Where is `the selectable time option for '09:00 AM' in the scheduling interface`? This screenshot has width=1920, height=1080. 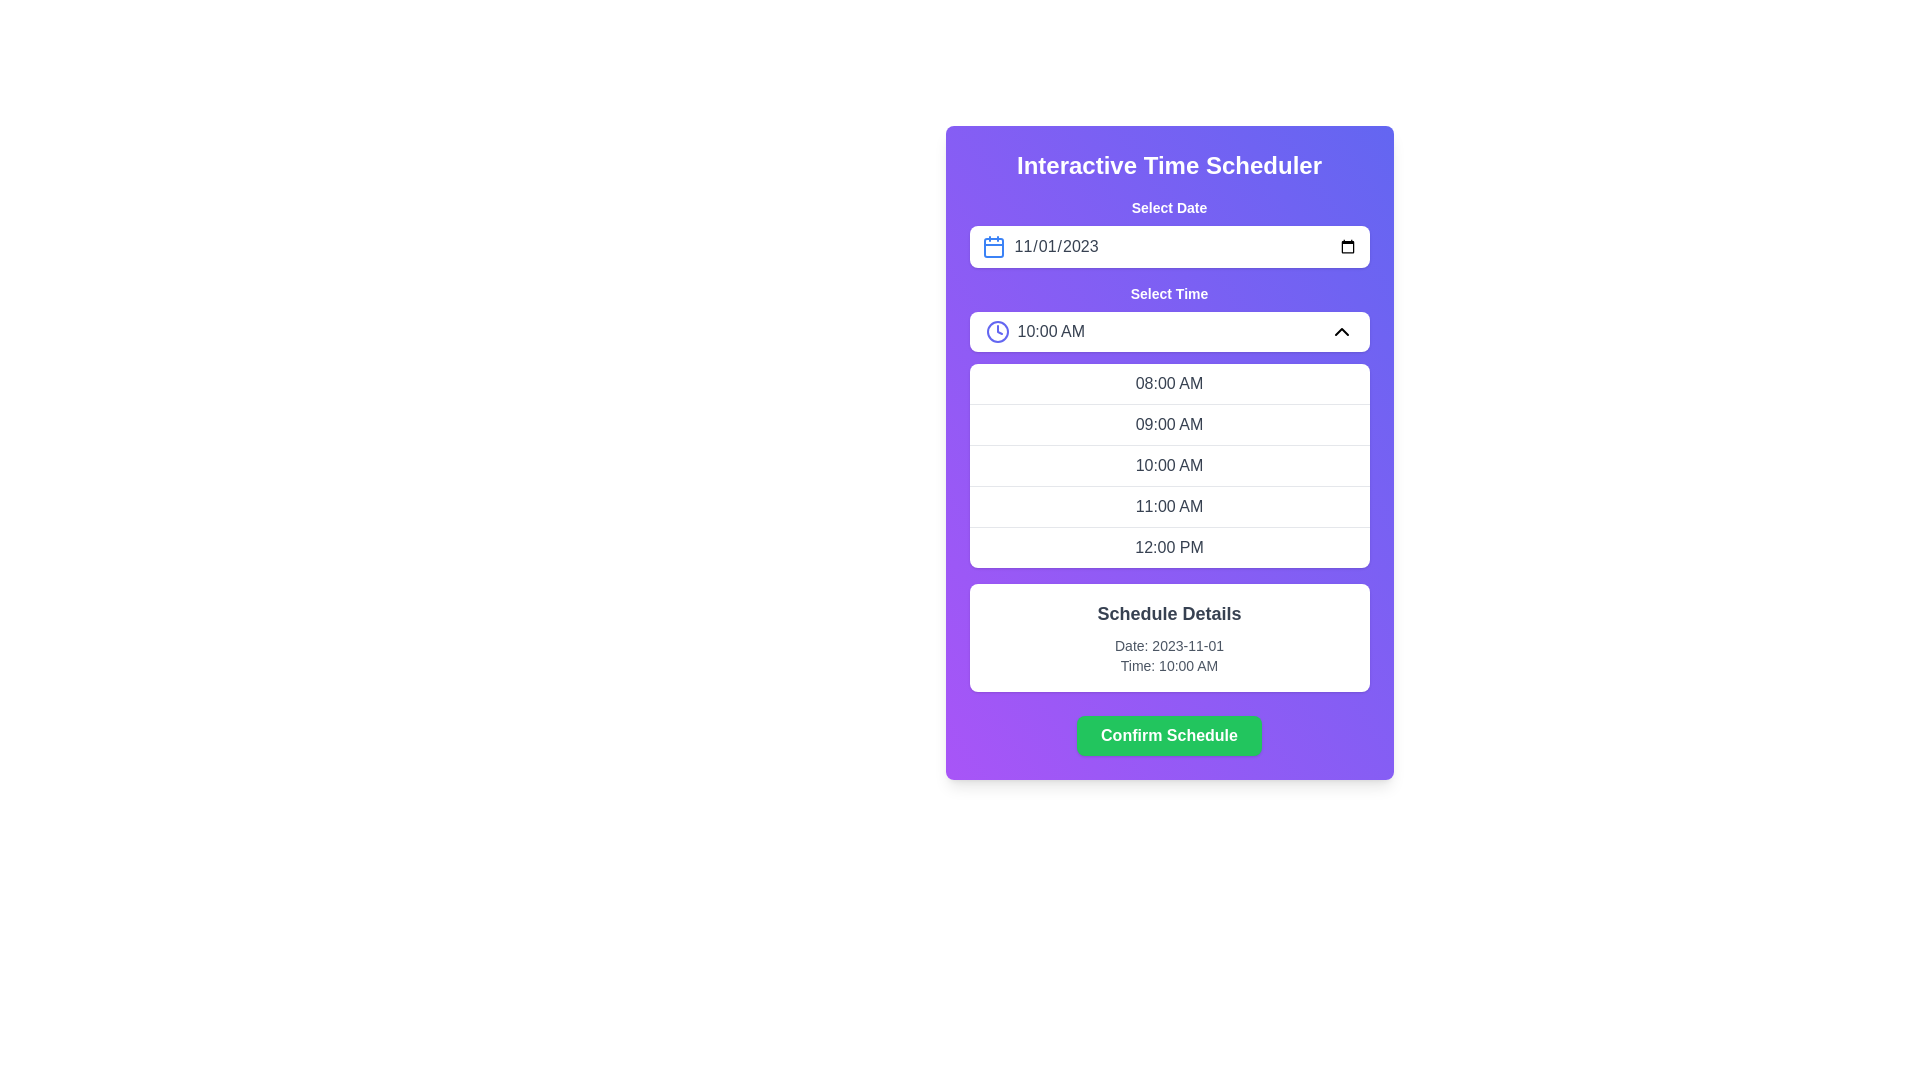
the selectable time option for '09:00 AM' in the scheduling interface is located at coordinates (1169, 423).